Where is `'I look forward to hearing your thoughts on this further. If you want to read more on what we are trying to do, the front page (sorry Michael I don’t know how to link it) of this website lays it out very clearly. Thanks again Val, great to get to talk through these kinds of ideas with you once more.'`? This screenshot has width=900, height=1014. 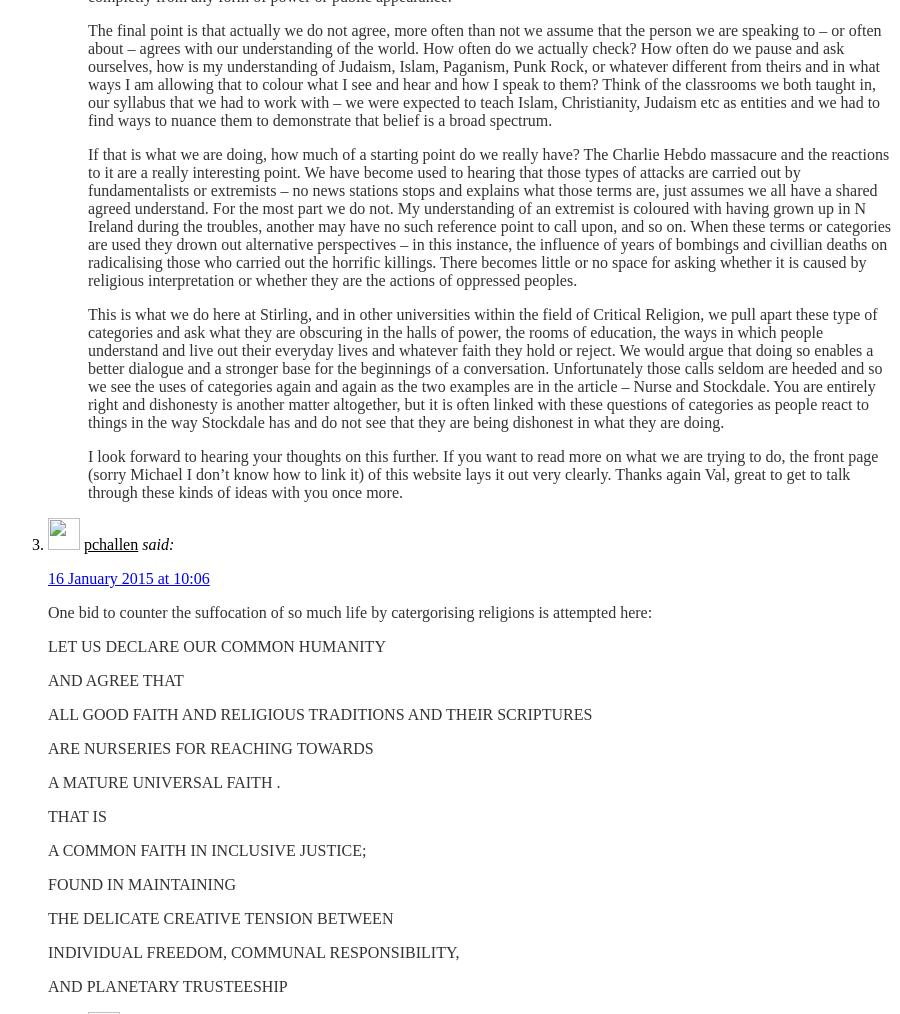 'I look forward to hearing your thoughts on this further. If you want to read more on what we are trying to do, the front page (sorry Michael I don’t know how to link it) of this website lays it out very clearly. Thanks again Val, great to get to talk through these kinds of ideas with you once more.' is located at coordinates (482, 474).